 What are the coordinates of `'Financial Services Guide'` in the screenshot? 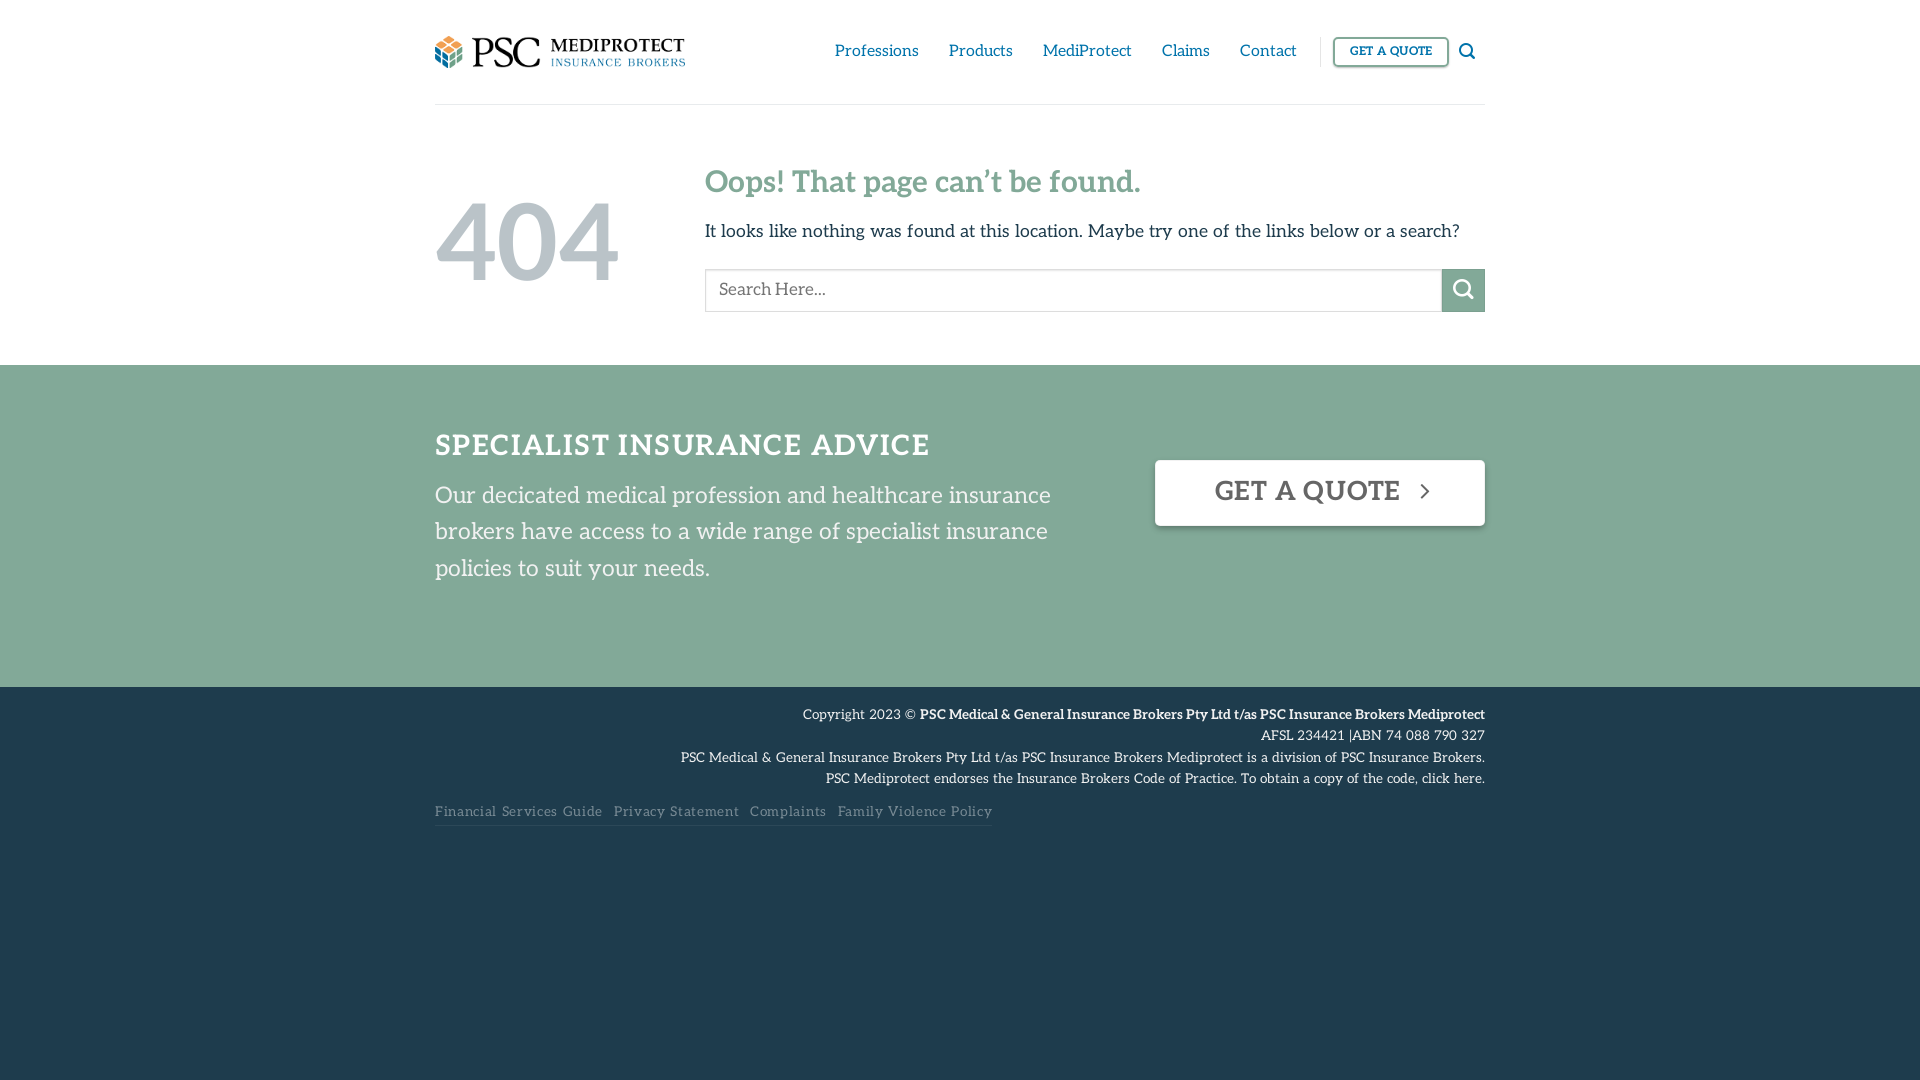 It's located at (518, 812).